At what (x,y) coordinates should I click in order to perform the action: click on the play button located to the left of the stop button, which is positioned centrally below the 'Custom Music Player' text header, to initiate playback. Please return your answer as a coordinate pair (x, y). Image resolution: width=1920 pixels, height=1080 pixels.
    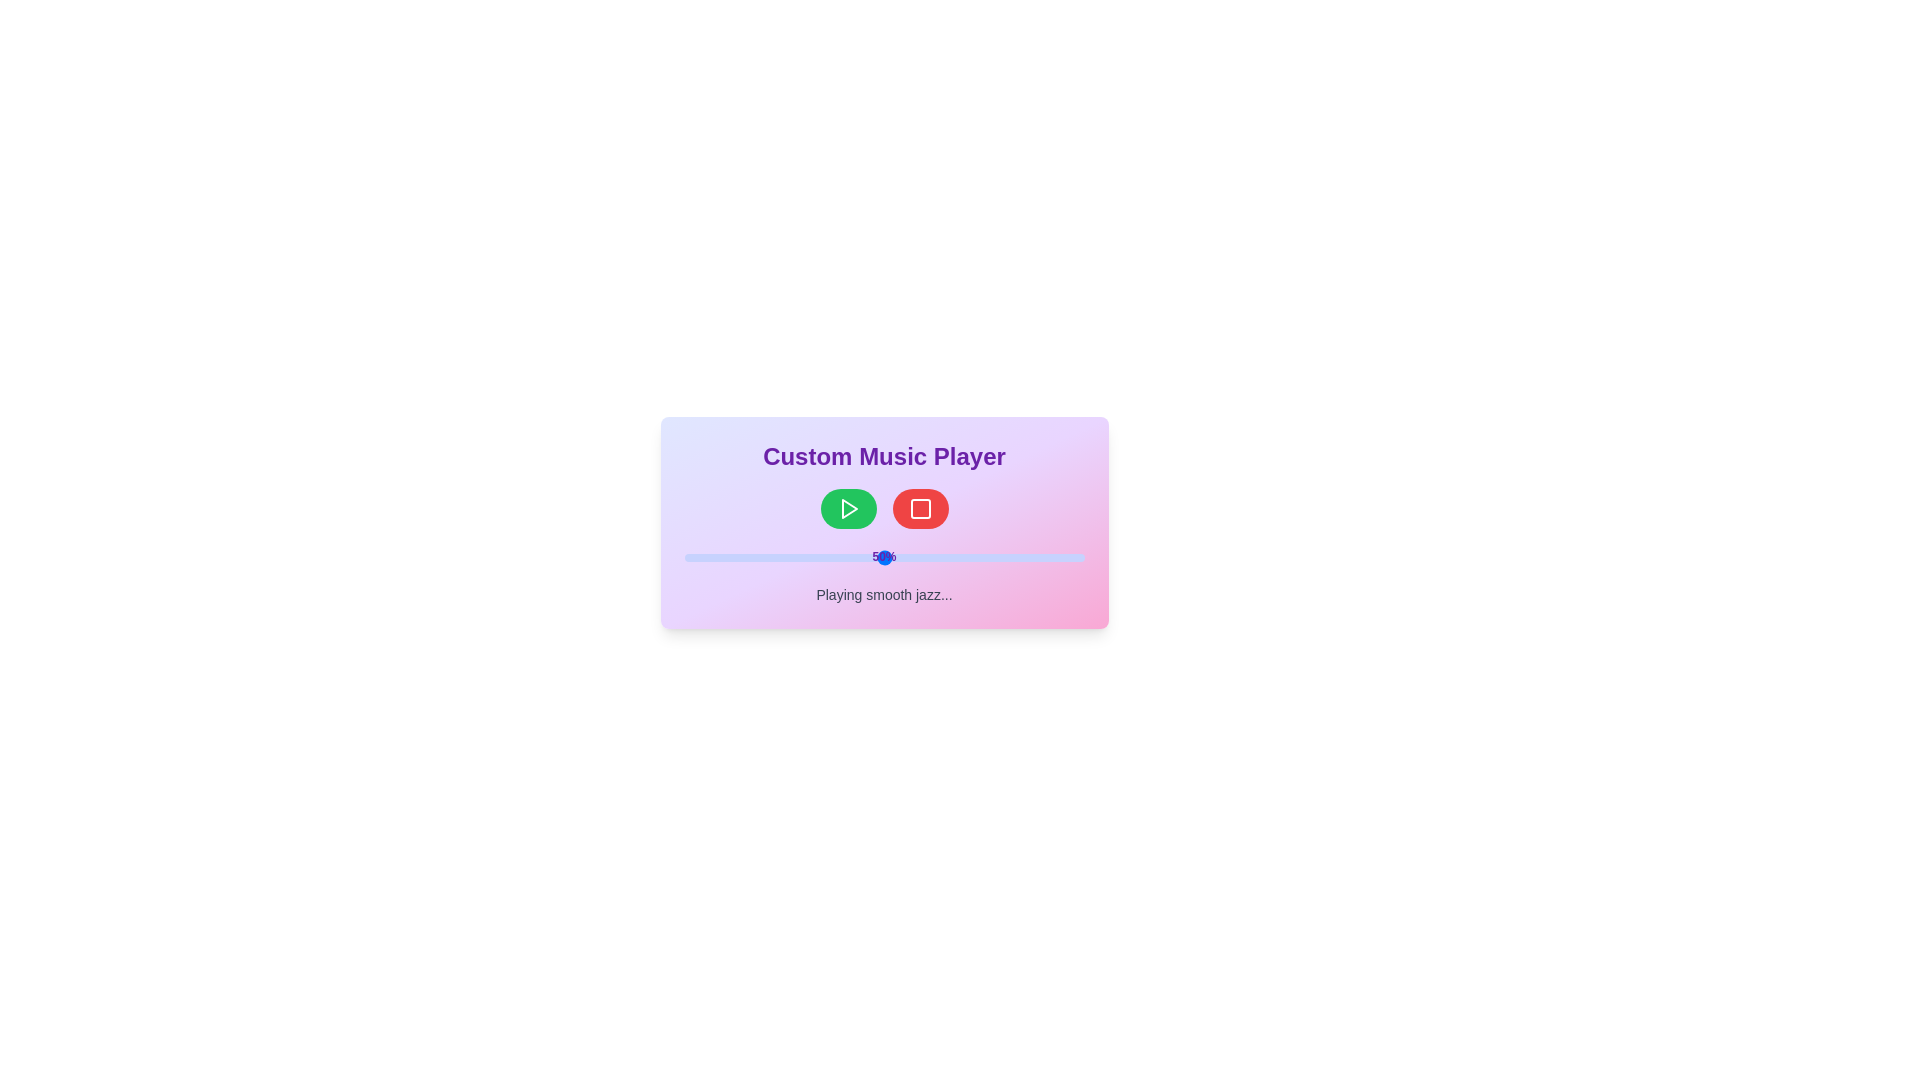
    Looking at the image, I should click on (848, 508).